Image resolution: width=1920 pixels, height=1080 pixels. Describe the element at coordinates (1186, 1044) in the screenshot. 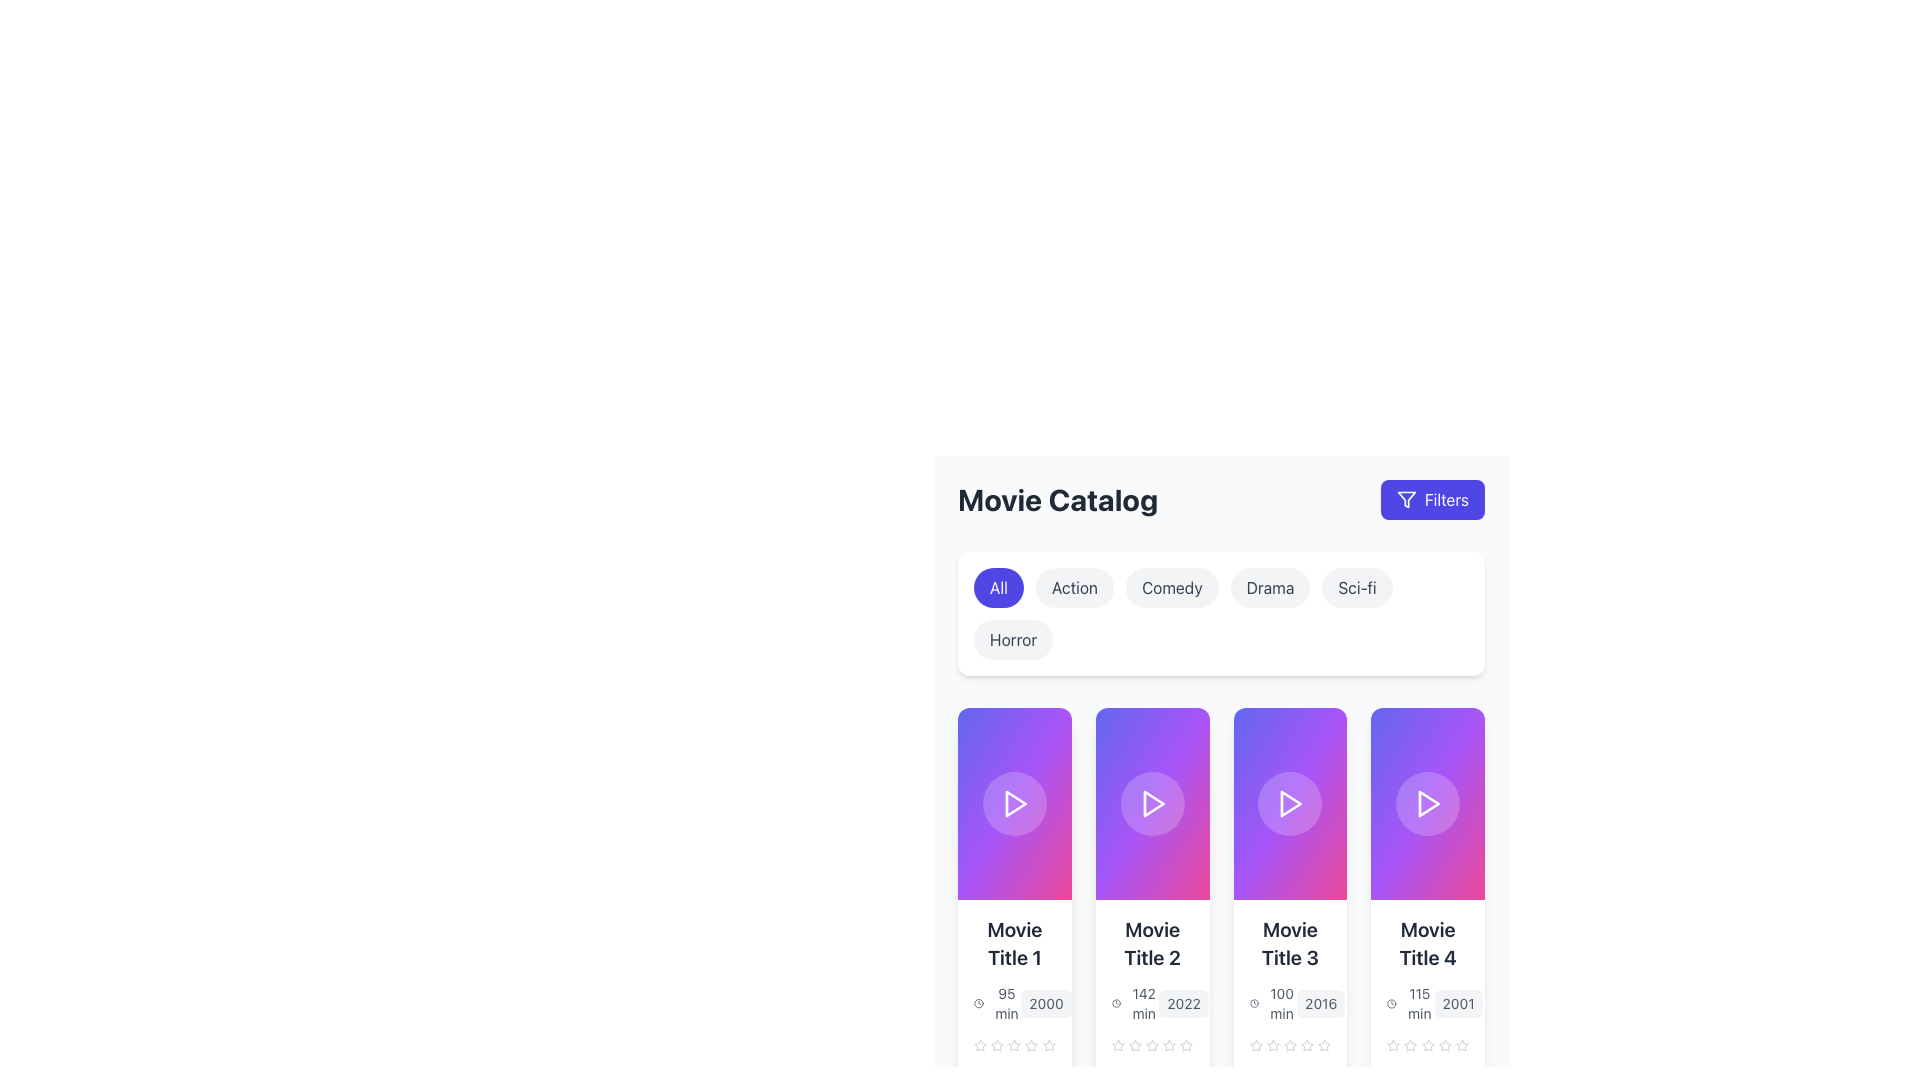

I see `the third rating star for 'Movie Title 3'` at that location.